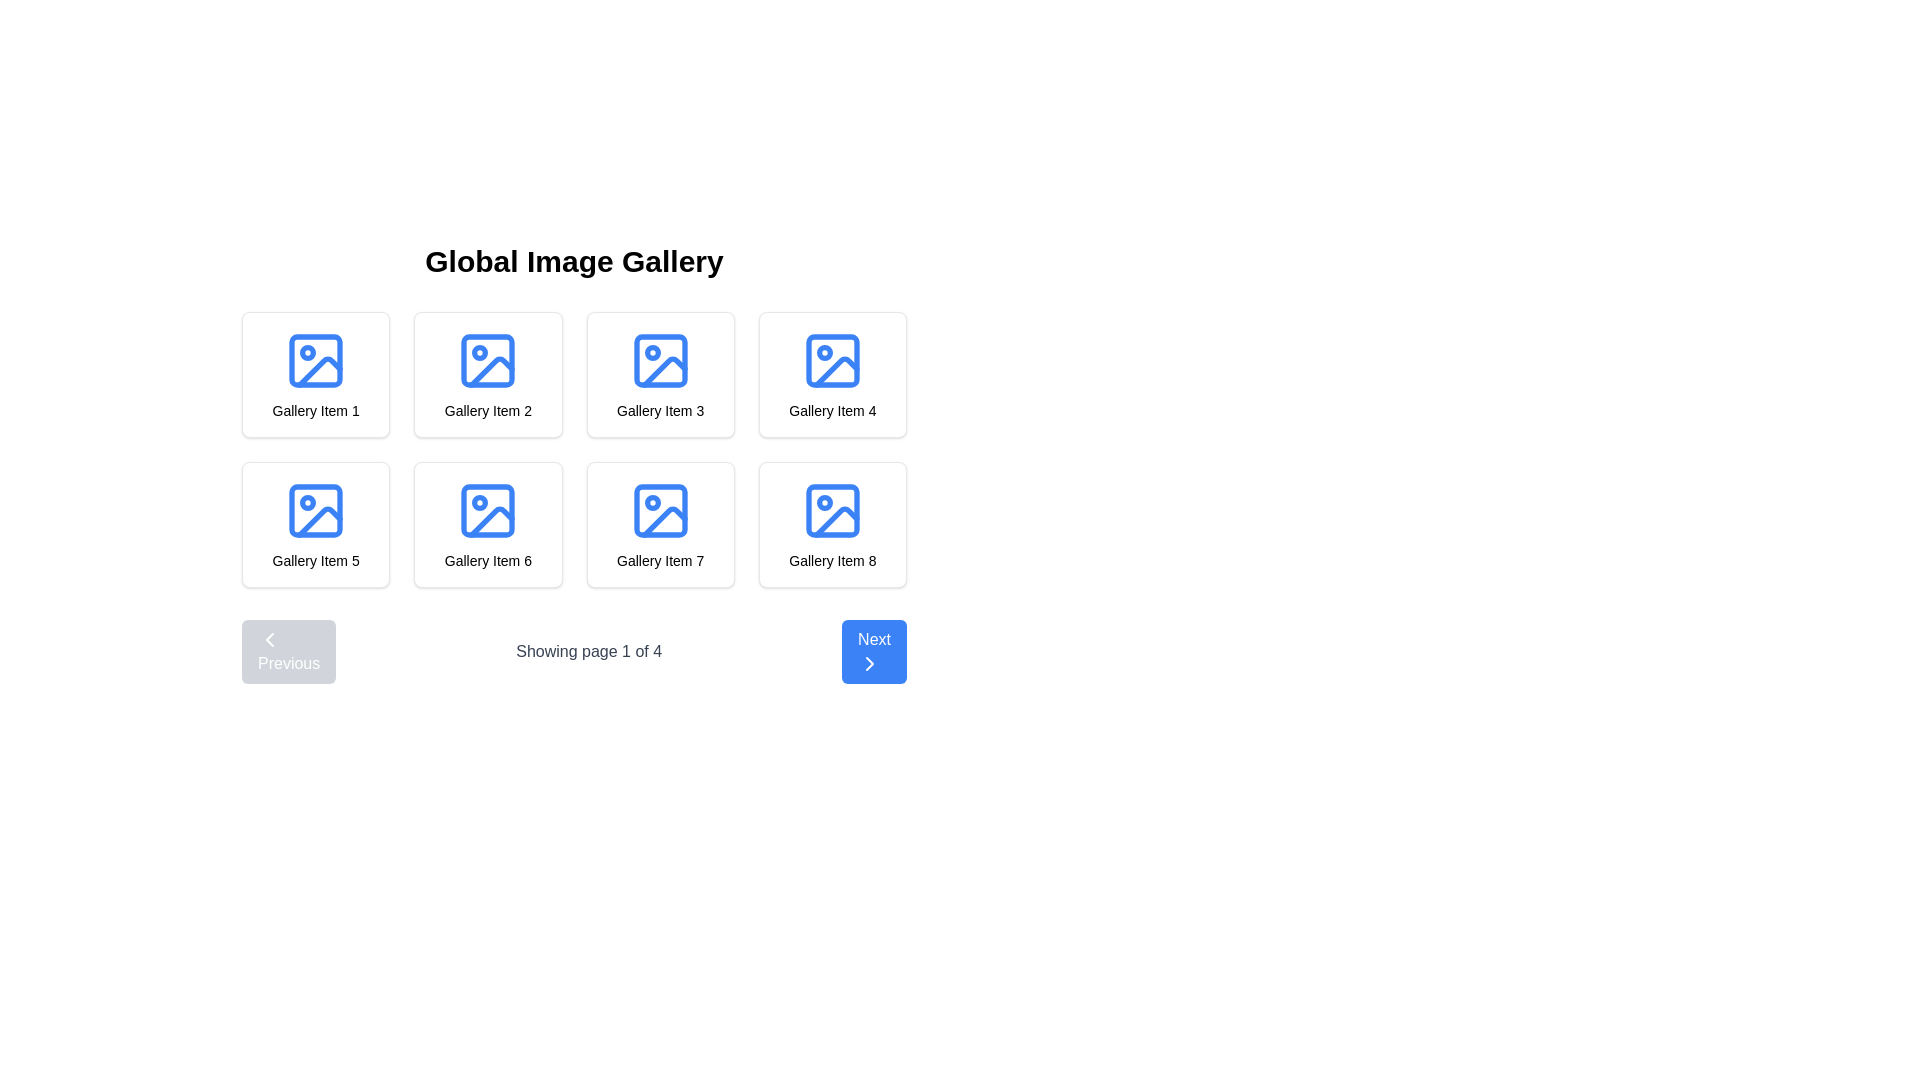 The height and width of the screenshot is (1080, 1920). What do you see at coordinates (660, 374) in the screenshot?
I see `the 'Gallery Item 3' card component` at bounding box center [660, 374].